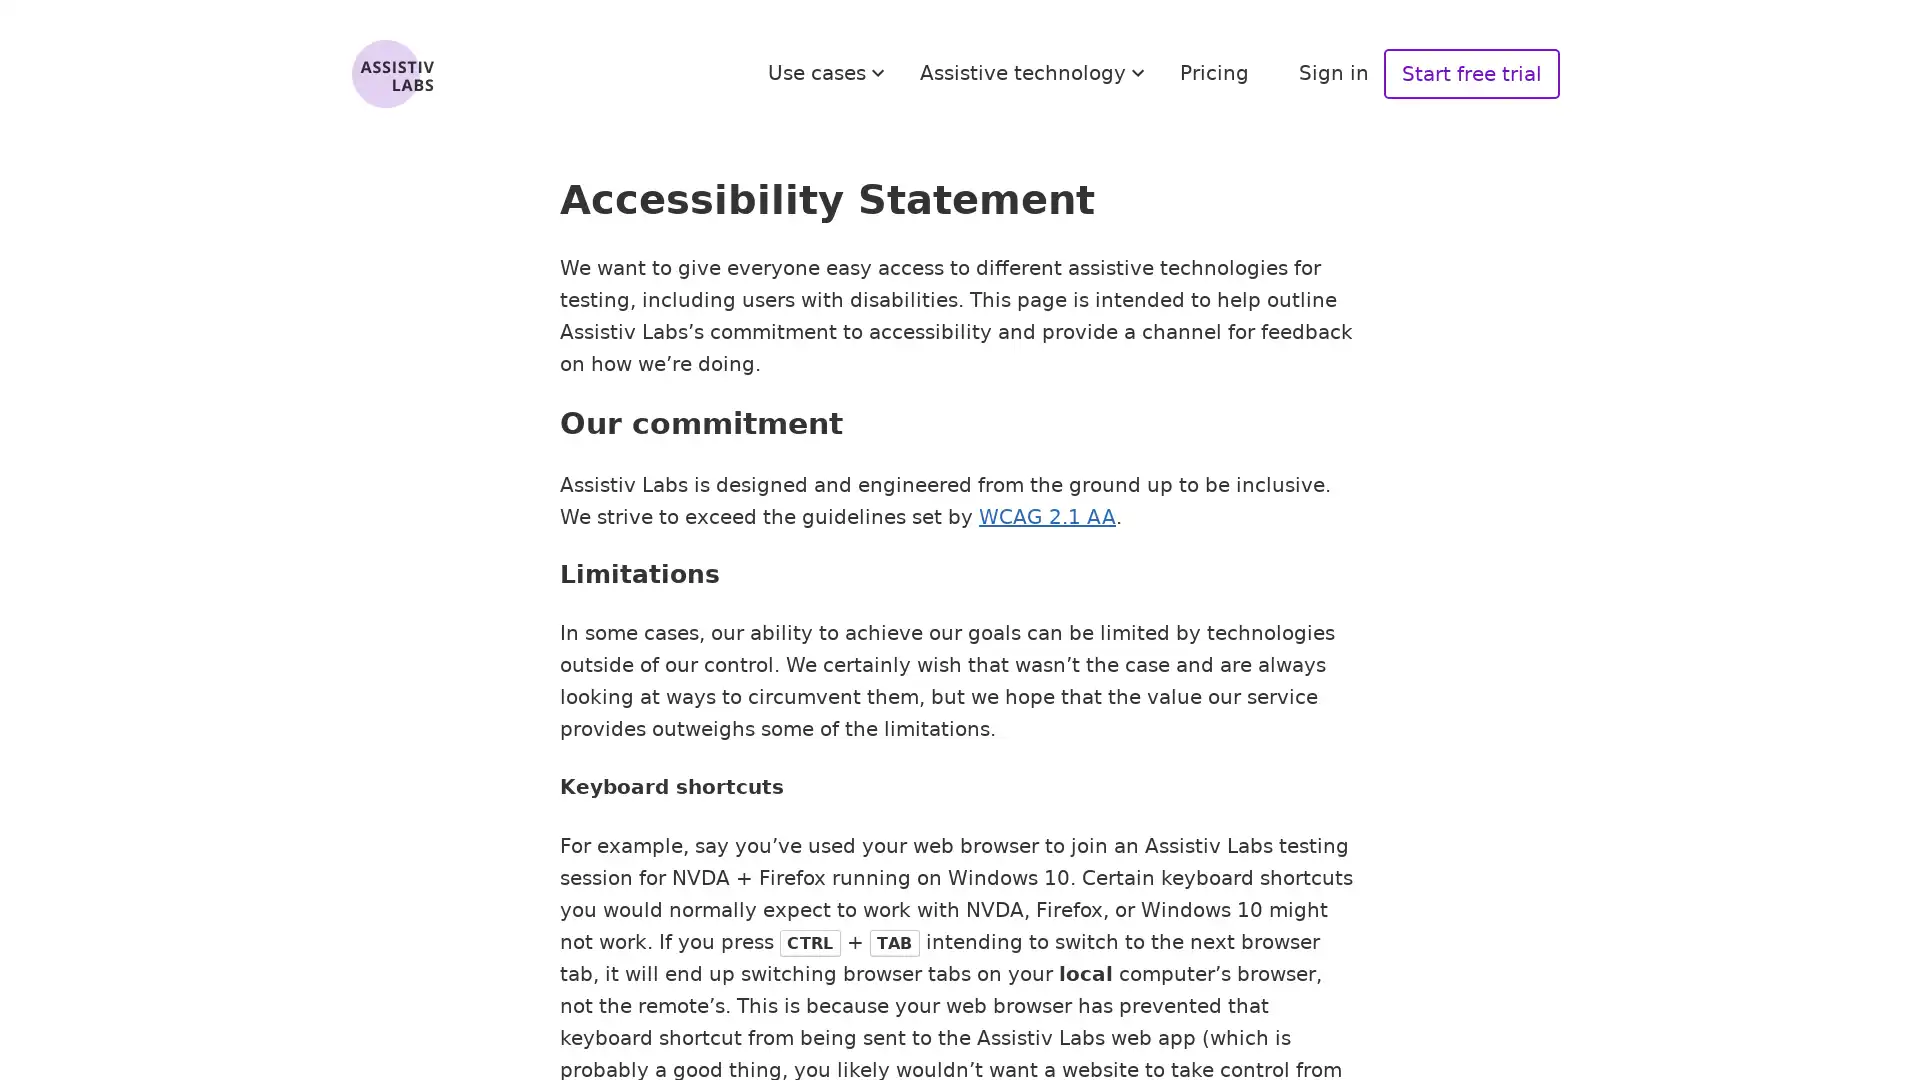 The image size is (1920, 1080). I want to click on Use cases, so click(829, 72).